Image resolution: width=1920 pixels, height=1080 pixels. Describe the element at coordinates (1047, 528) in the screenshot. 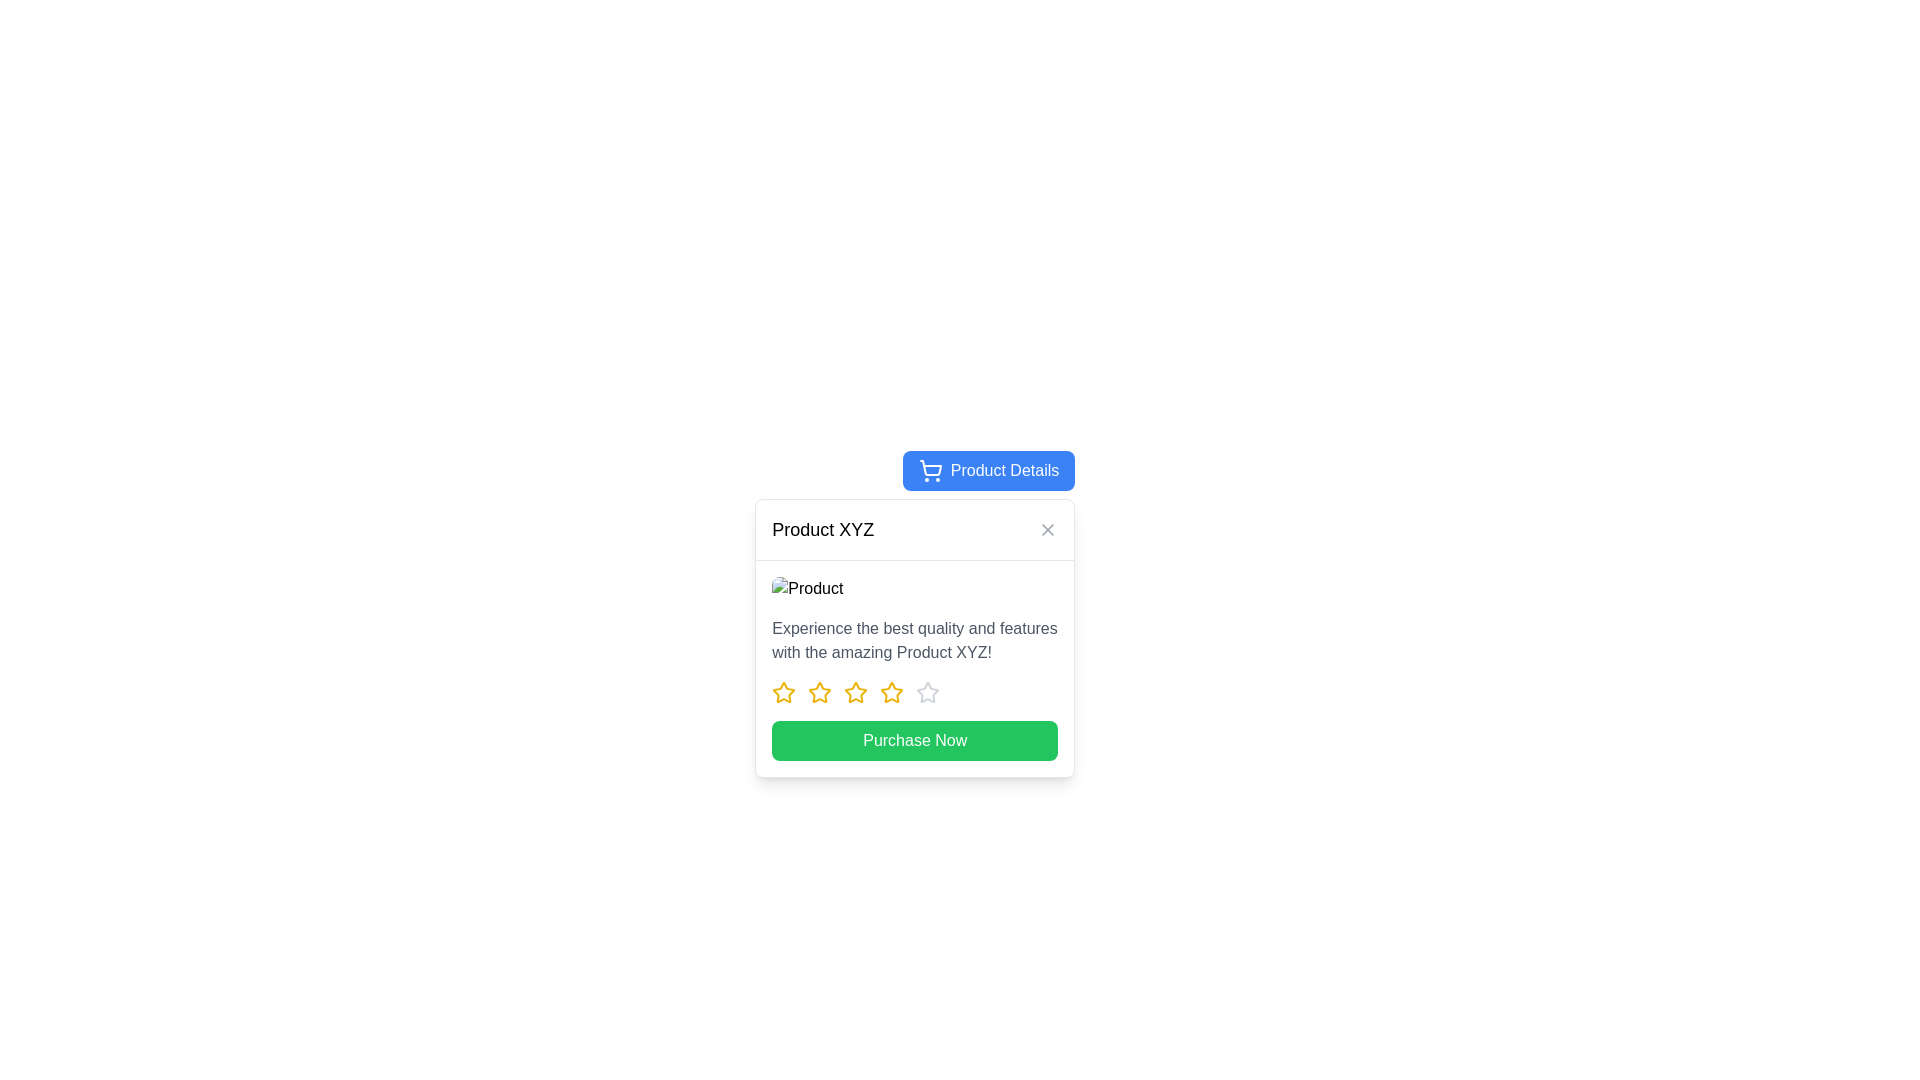

I see `the 'X' icon in the upper-right corner of the card layout` at that location.